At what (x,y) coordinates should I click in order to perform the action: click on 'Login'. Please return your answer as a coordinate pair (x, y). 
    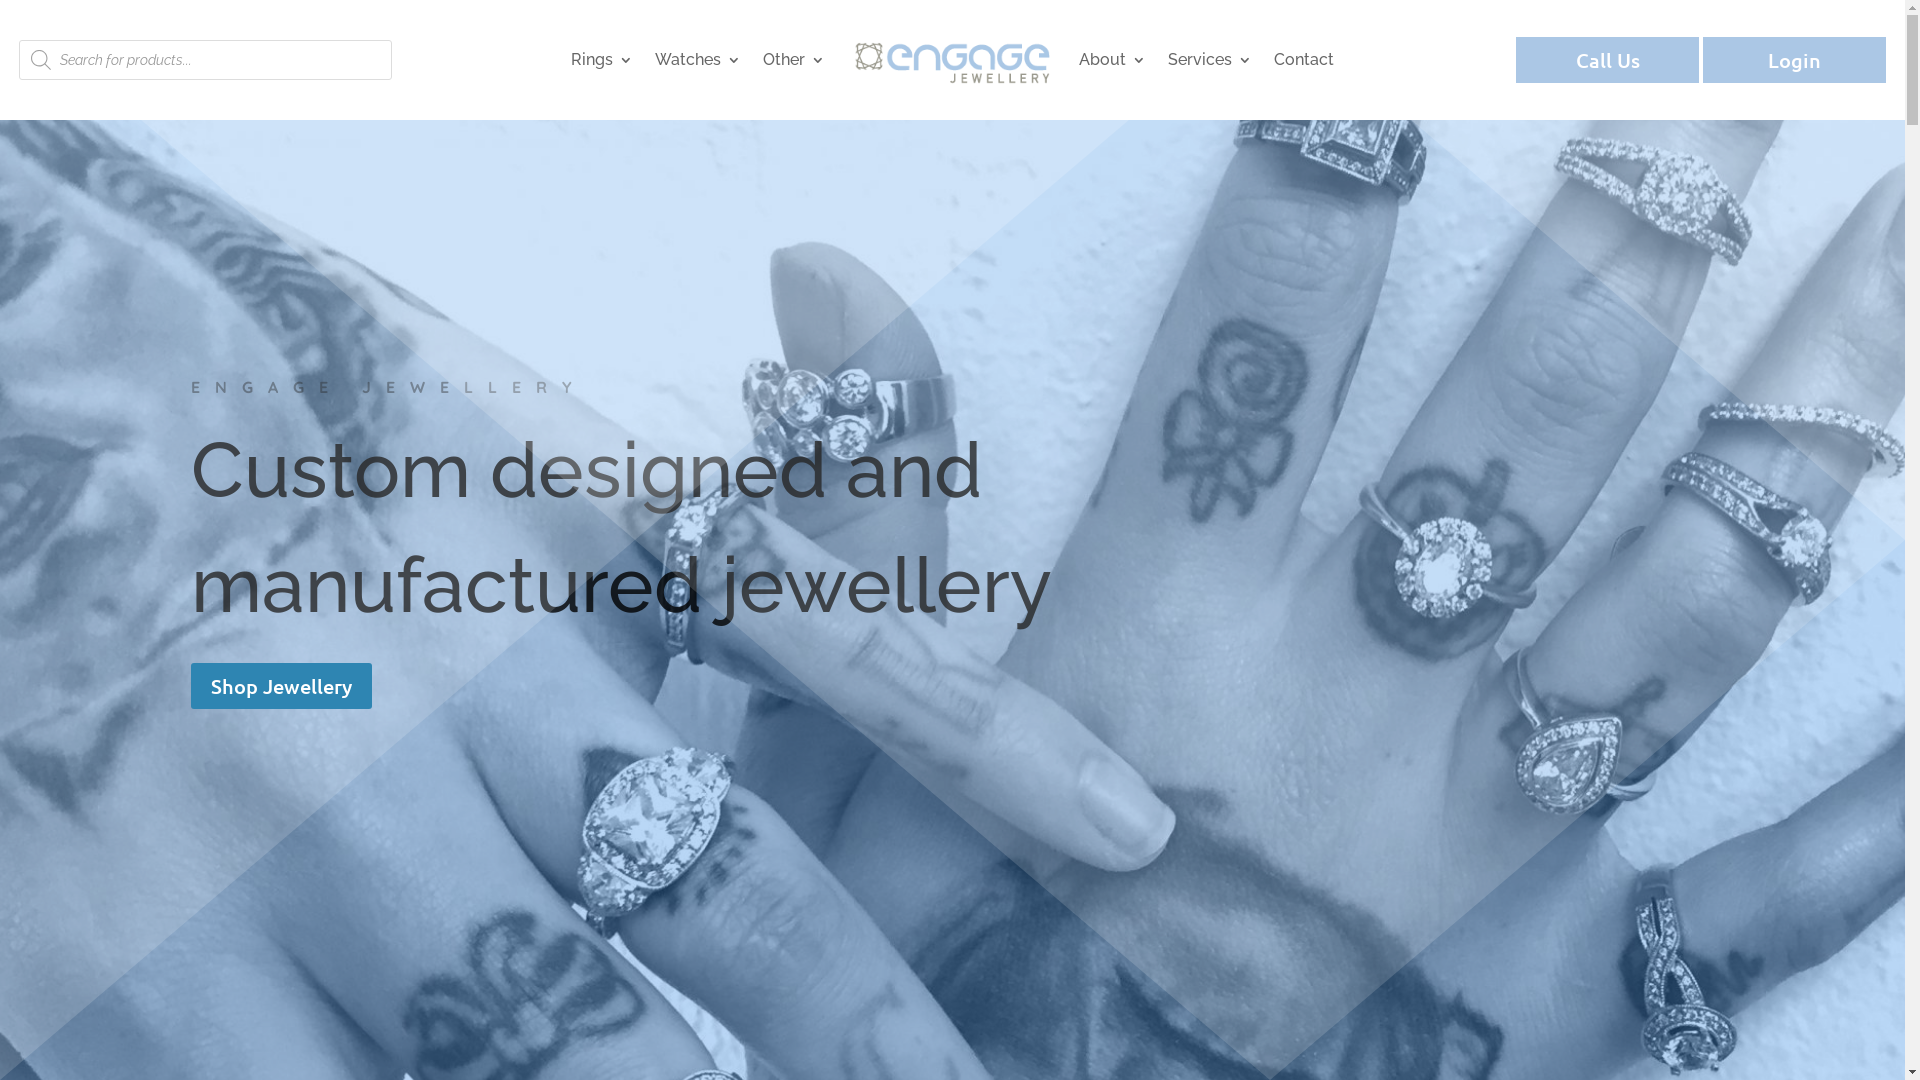
    Looking at the image, I should click on (1702, 59).